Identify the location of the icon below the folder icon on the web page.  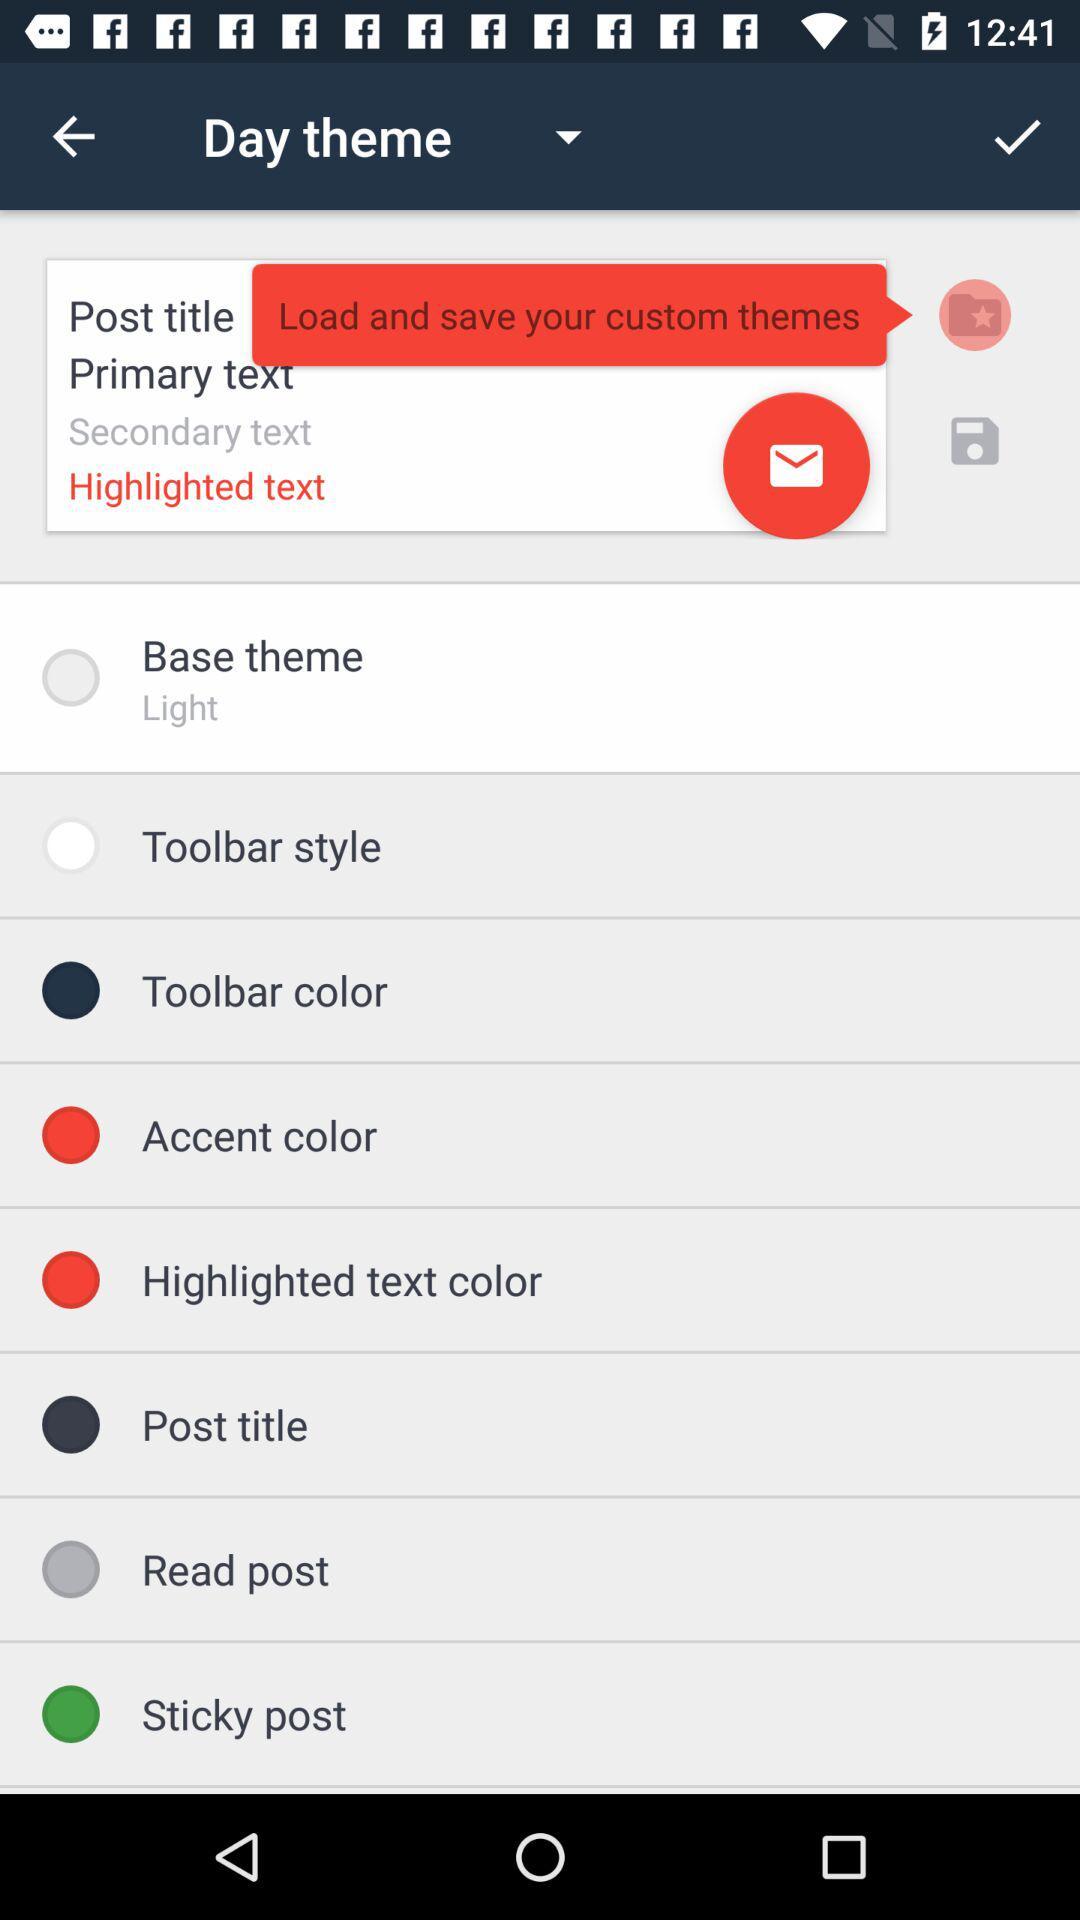
(974, 440).